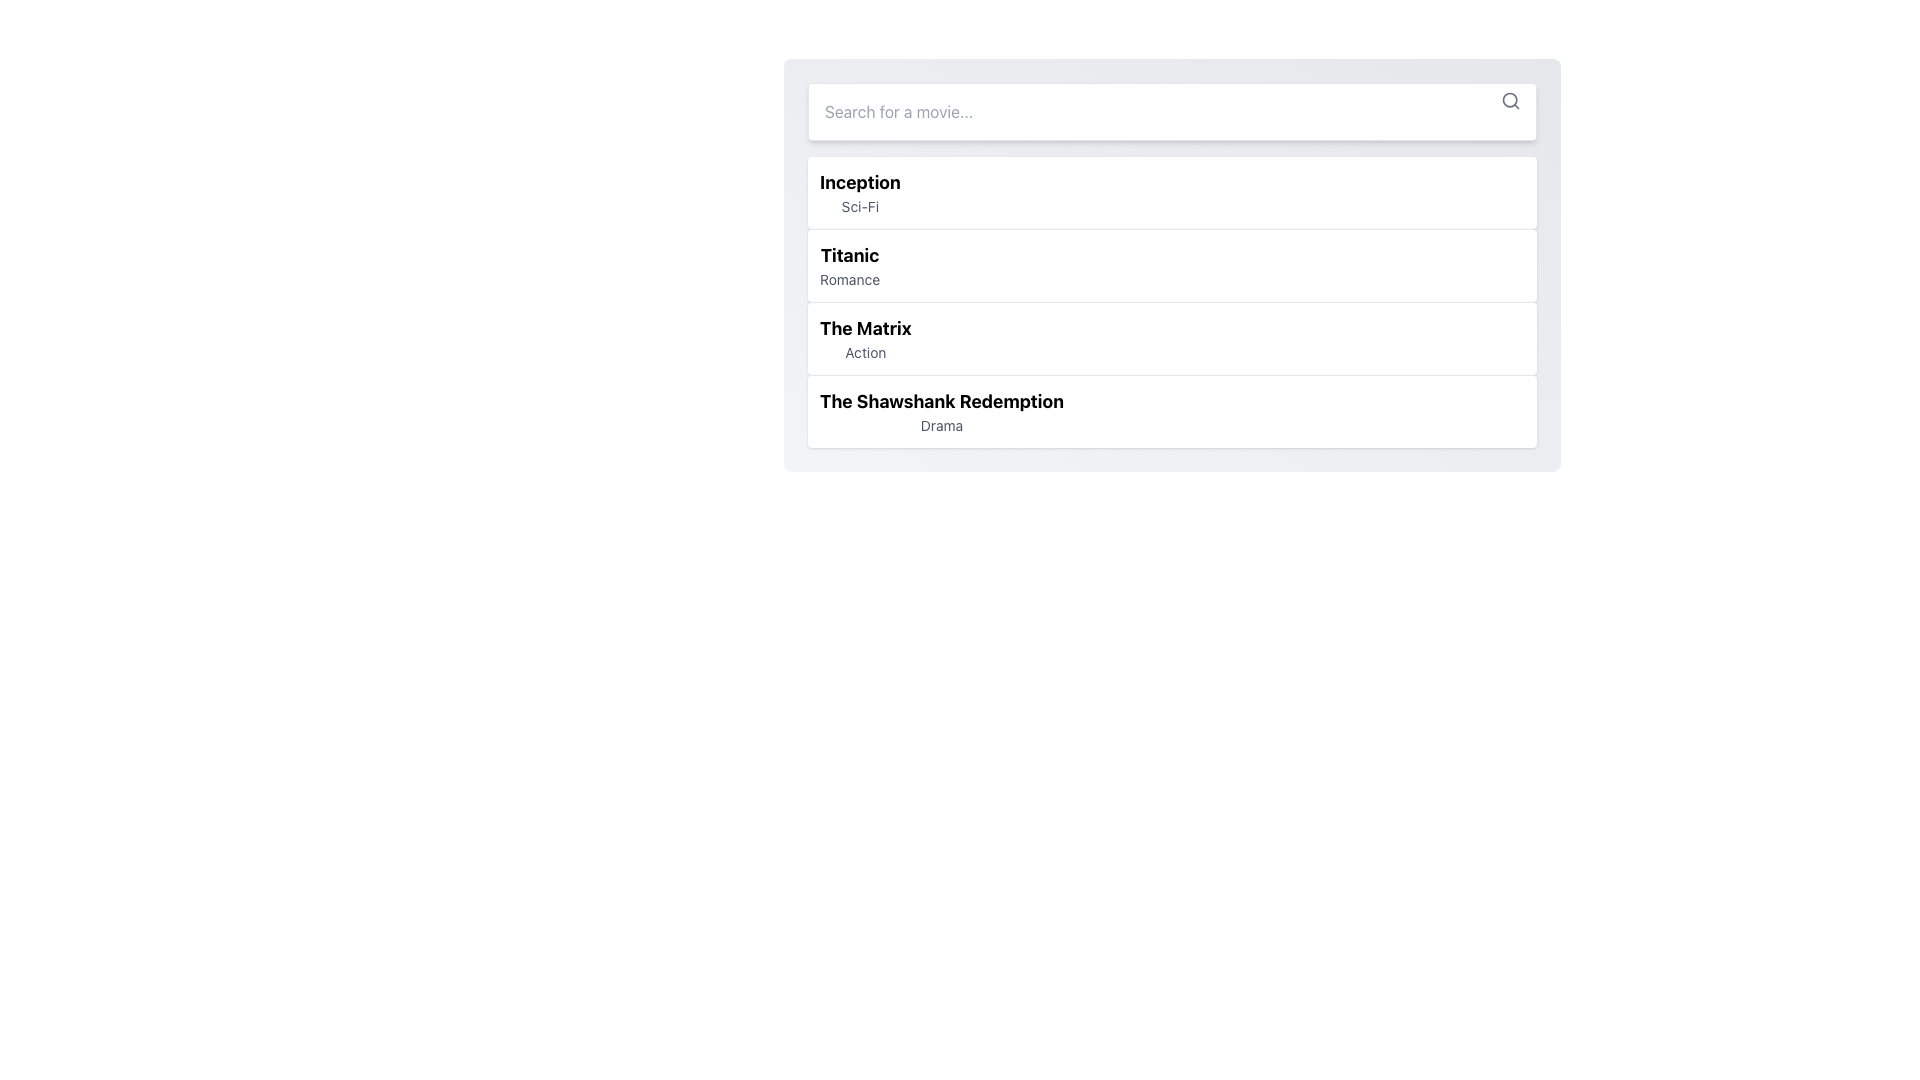 Image resolution: width=1920 pixels, height=1080 pixels. I want to click on the bolded text label titled 'The Shawshank Redemption', which is located within the fourth entry of a vertically arranged list and is styled in black against a white background, so click(940, 401).